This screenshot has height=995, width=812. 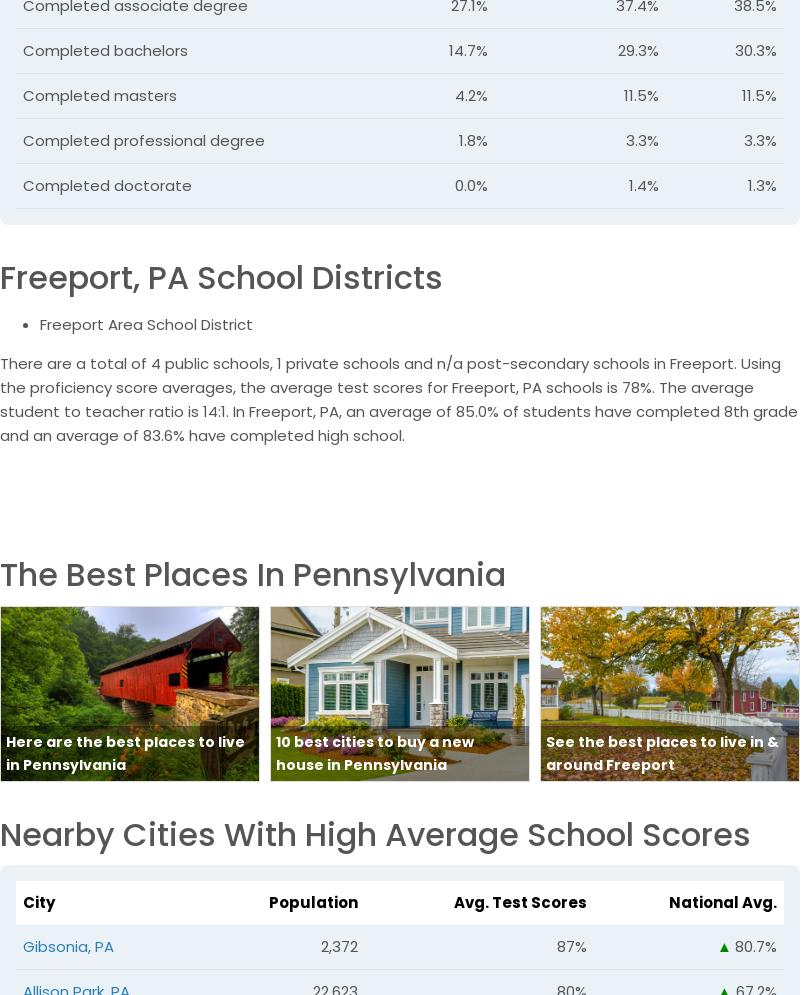 I want to click on 'National Avg.', so click(x=723, y=901).